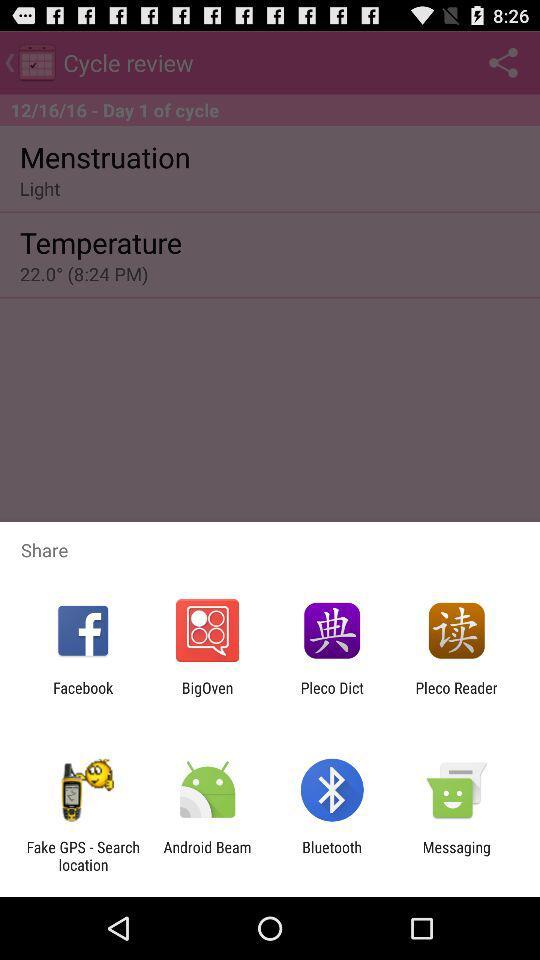  Describe the element at coordinates (456, 696) in the screenshot. I see `pleco reader` at that location.